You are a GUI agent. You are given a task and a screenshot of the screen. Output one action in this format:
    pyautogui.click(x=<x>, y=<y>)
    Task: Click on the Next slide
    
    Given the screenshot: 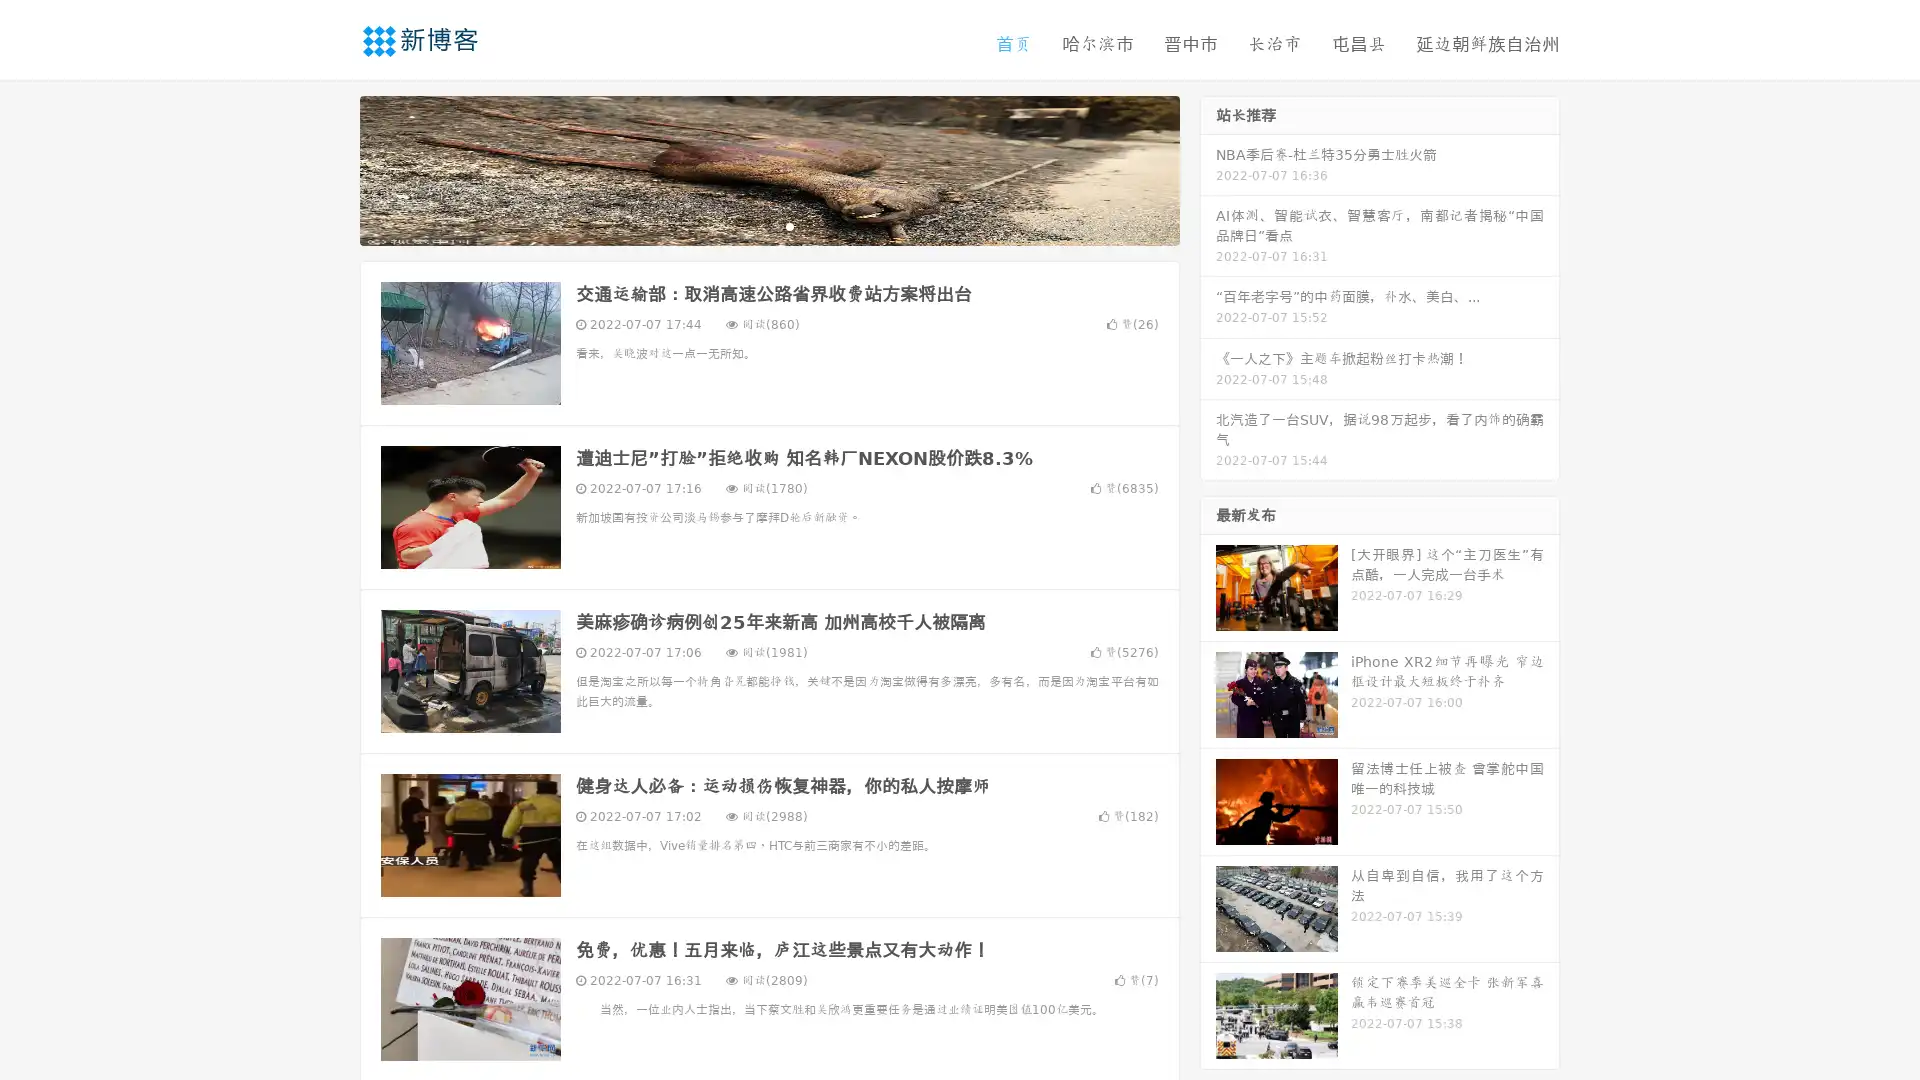 What is the action you would take?
    pyautogui.click(x=1208, y=168)
    